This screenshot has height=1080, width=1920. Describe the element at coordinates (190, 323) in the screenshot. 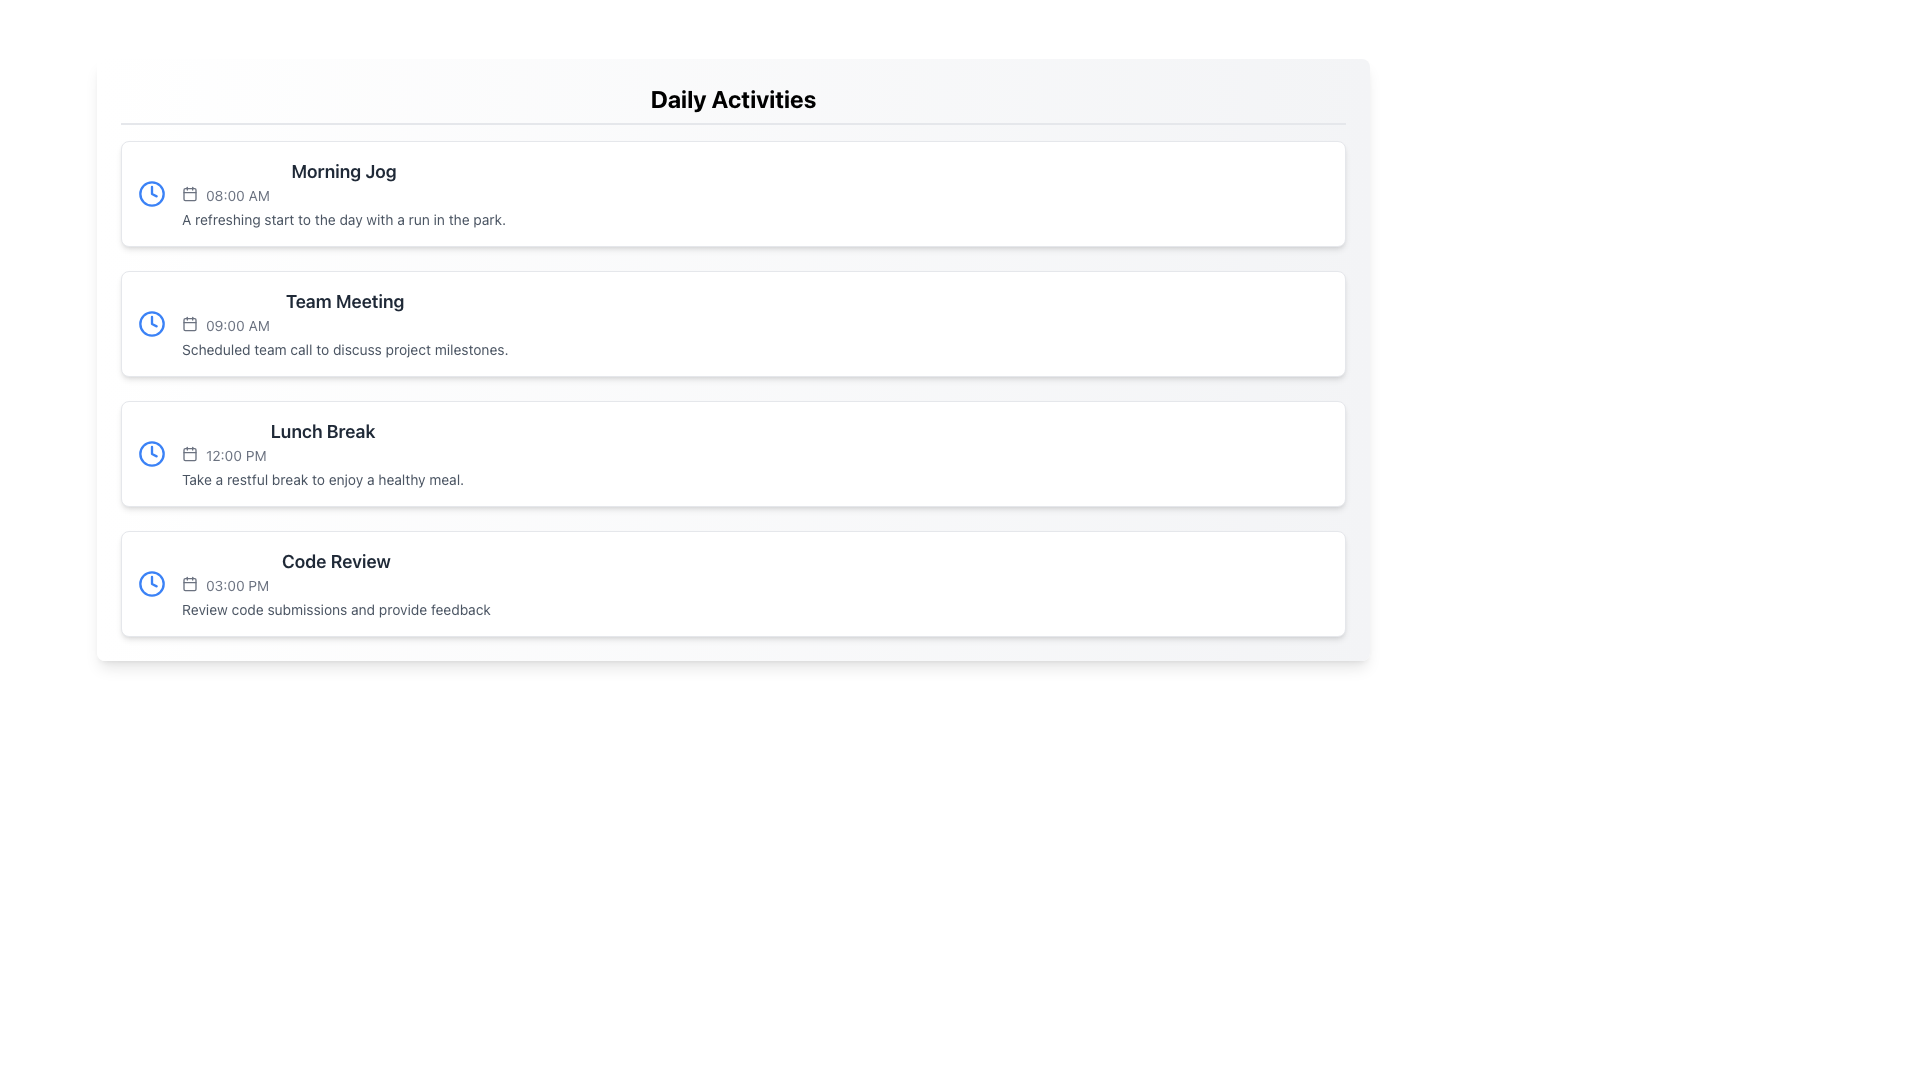

I see `the visual appearance of the calendar icon located to the left of the '09:00 AM' text in the 'Team Meeting' activity block, which is the second block under the 'Daily Activities' header` at that location.